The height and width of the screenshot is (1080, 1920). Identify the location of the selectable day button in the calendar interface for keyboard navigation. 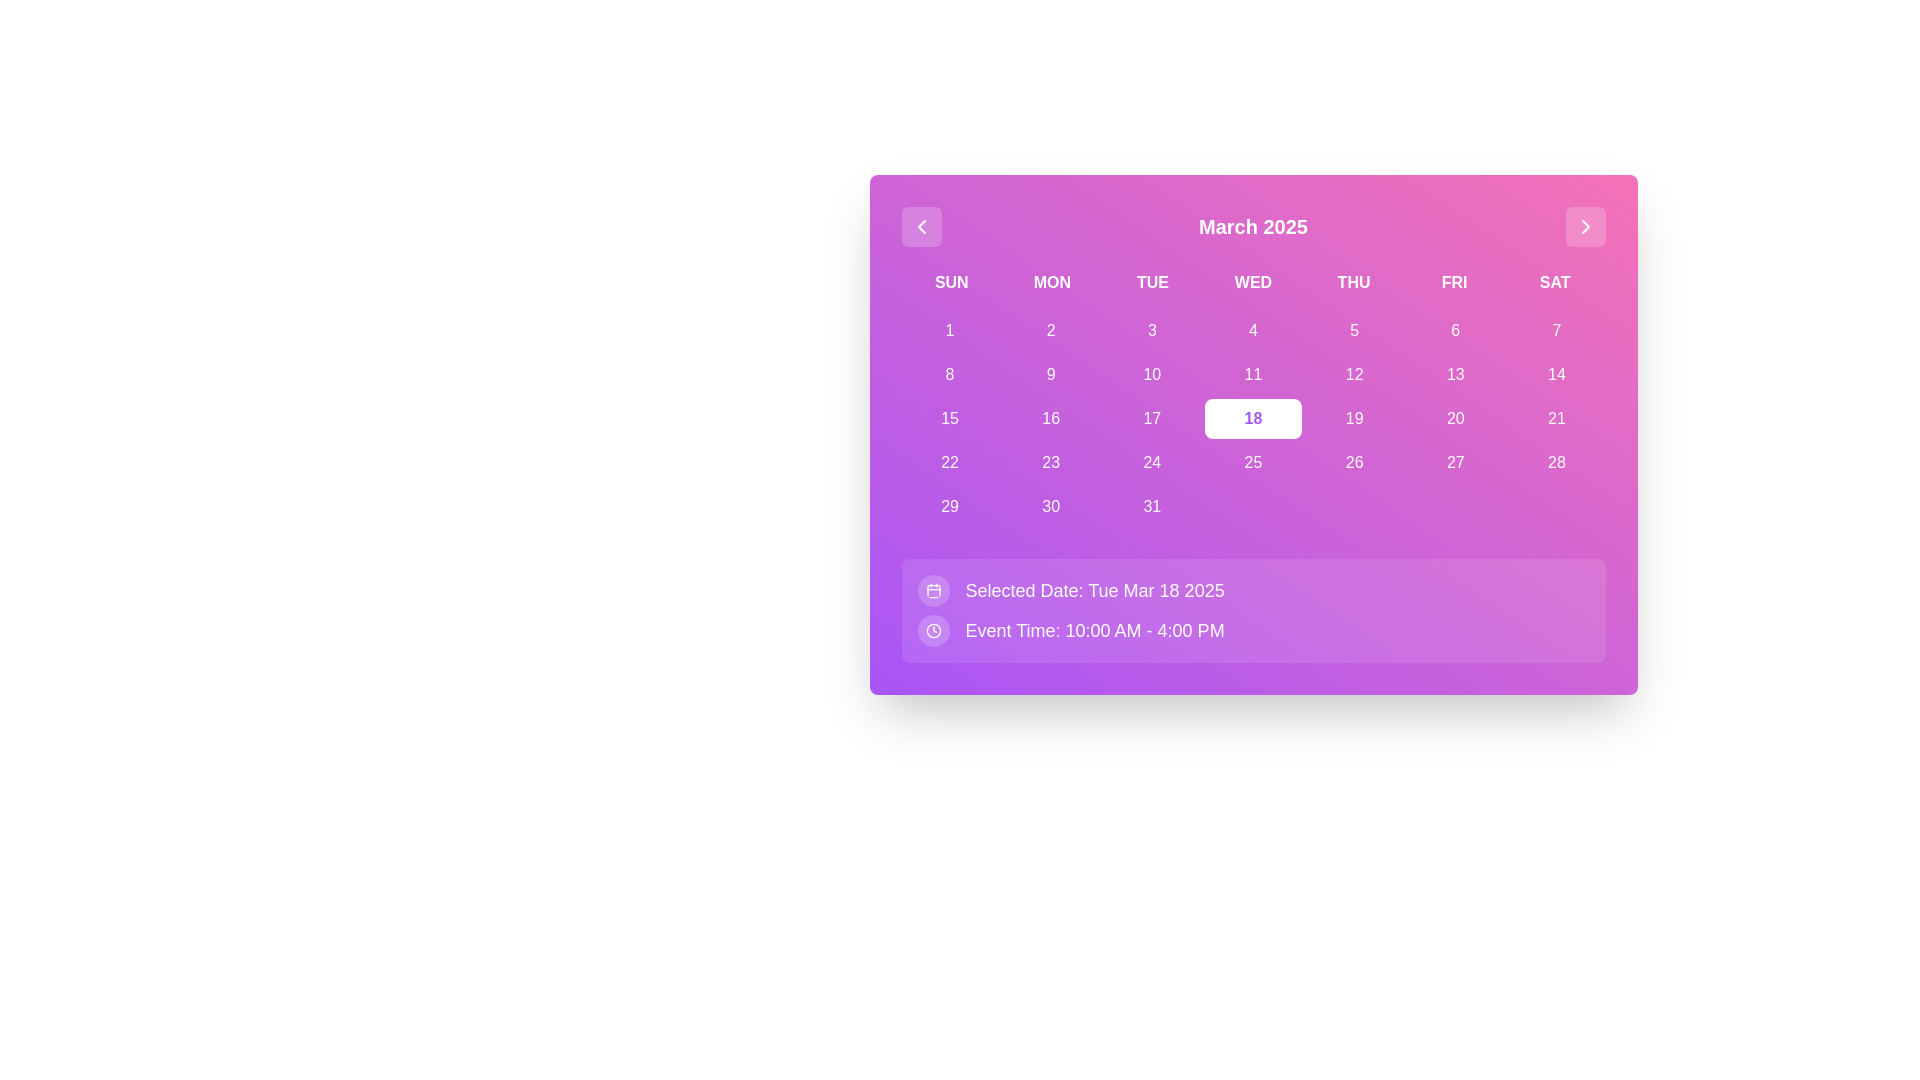
(1050, 330).